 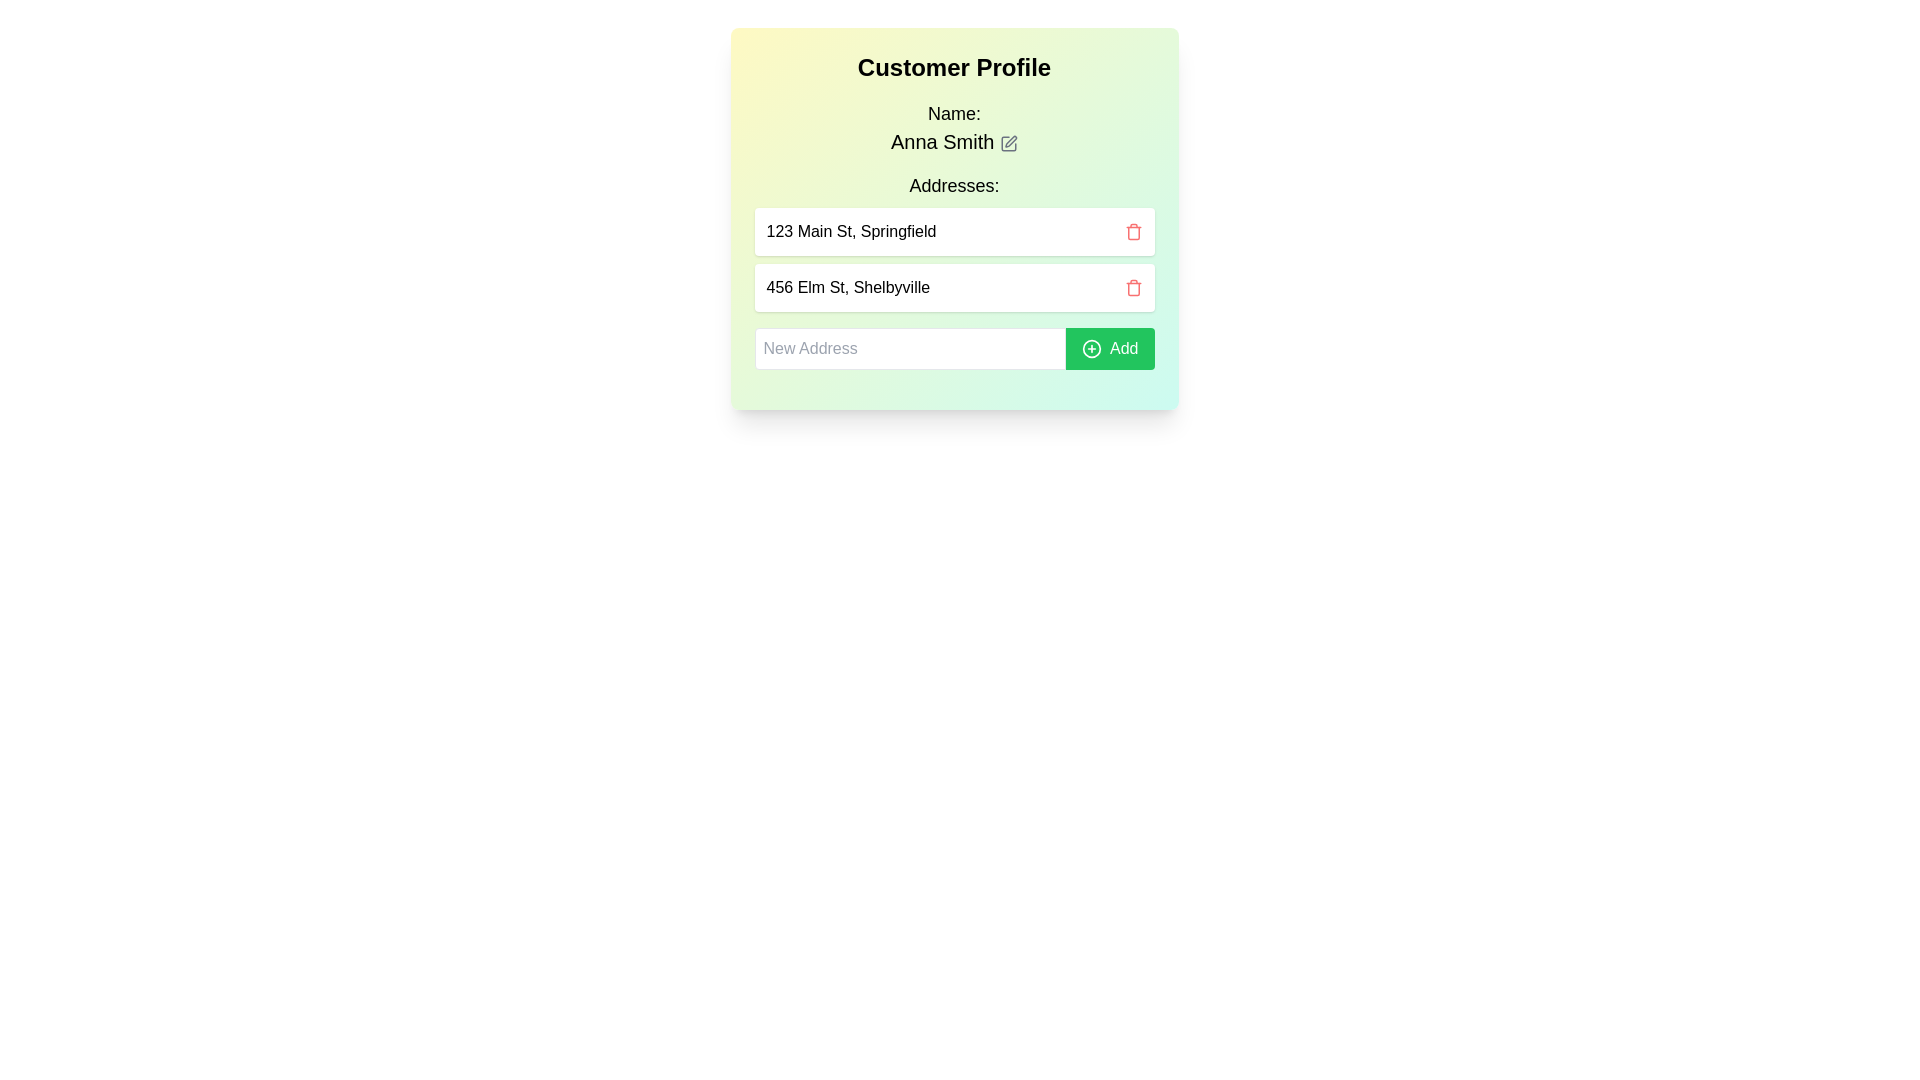 What do you see at coordinates (1109, 347) in the screenshot?
I see `the button used to add a new address in the 'Customer Profile' card` at bounding box center [1109, 347].